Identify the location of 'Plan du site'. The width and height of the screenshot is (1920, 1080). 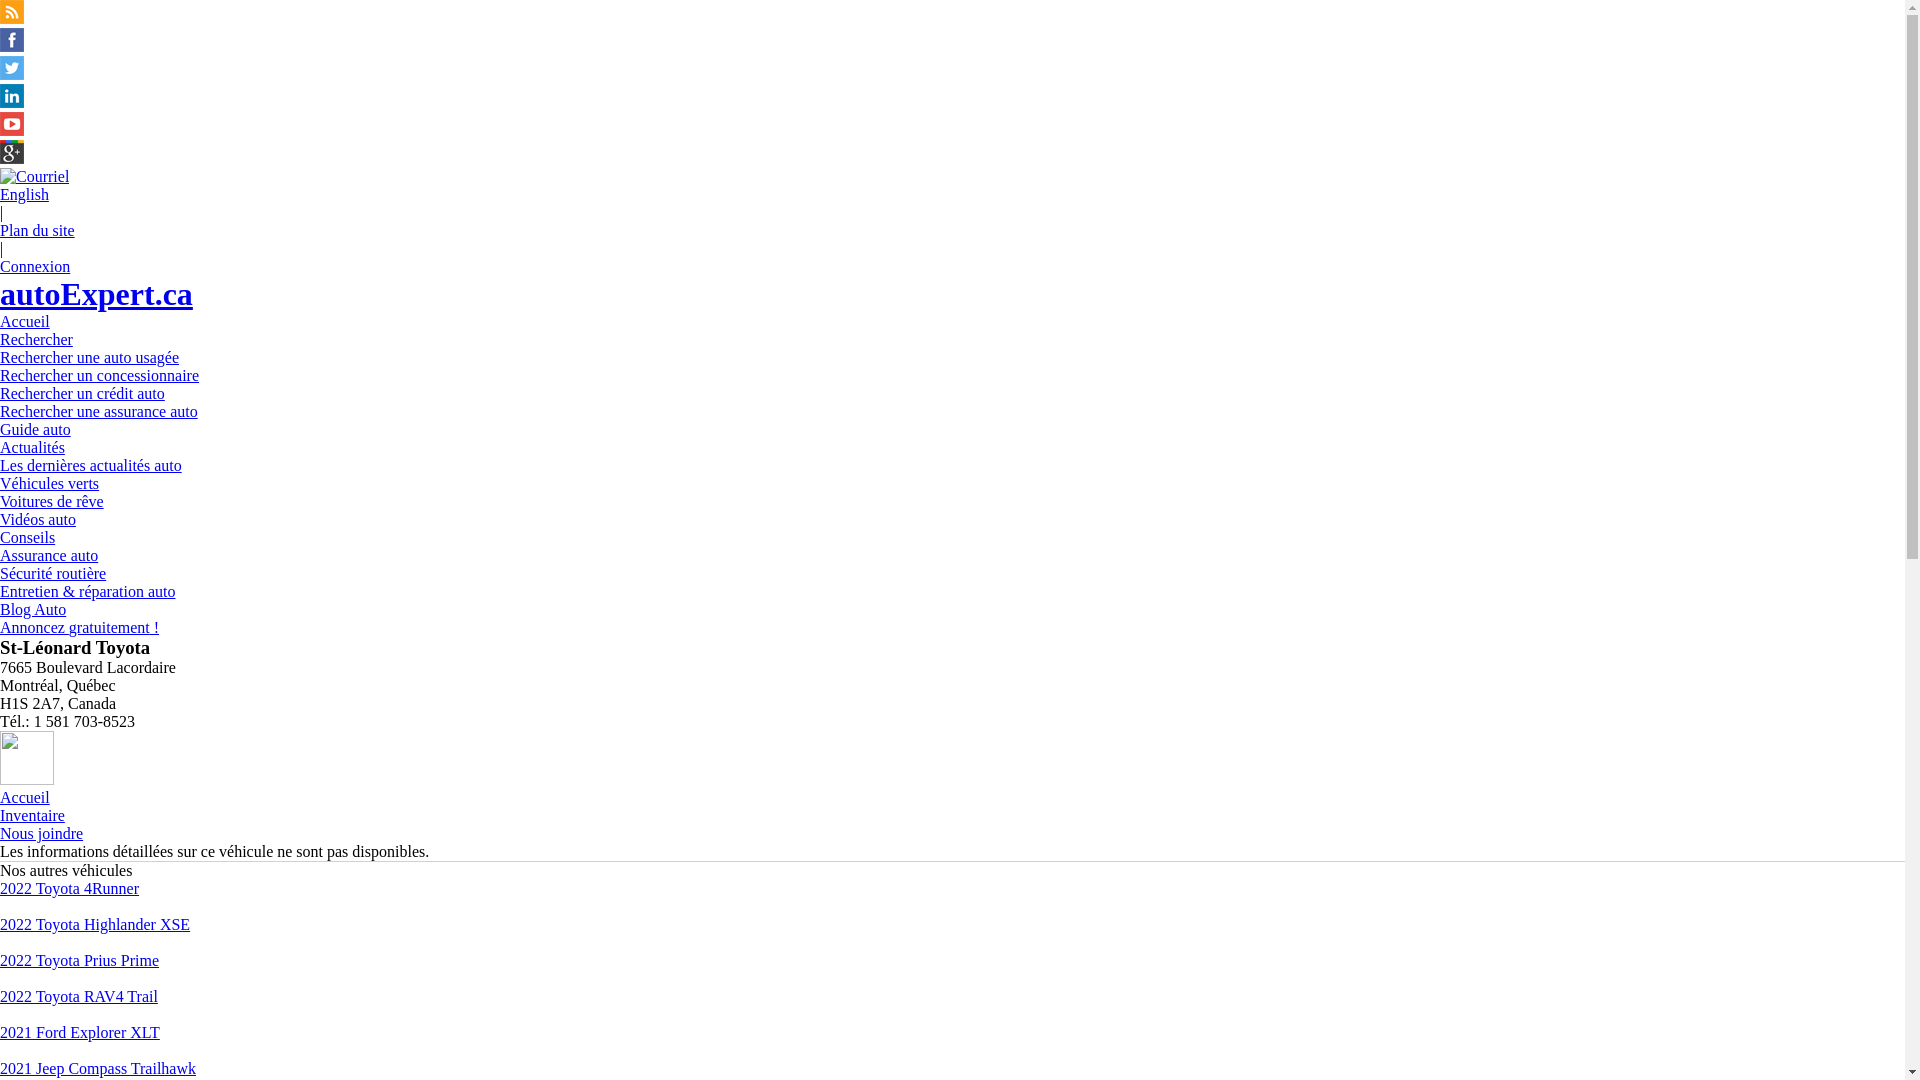
(0, 229).